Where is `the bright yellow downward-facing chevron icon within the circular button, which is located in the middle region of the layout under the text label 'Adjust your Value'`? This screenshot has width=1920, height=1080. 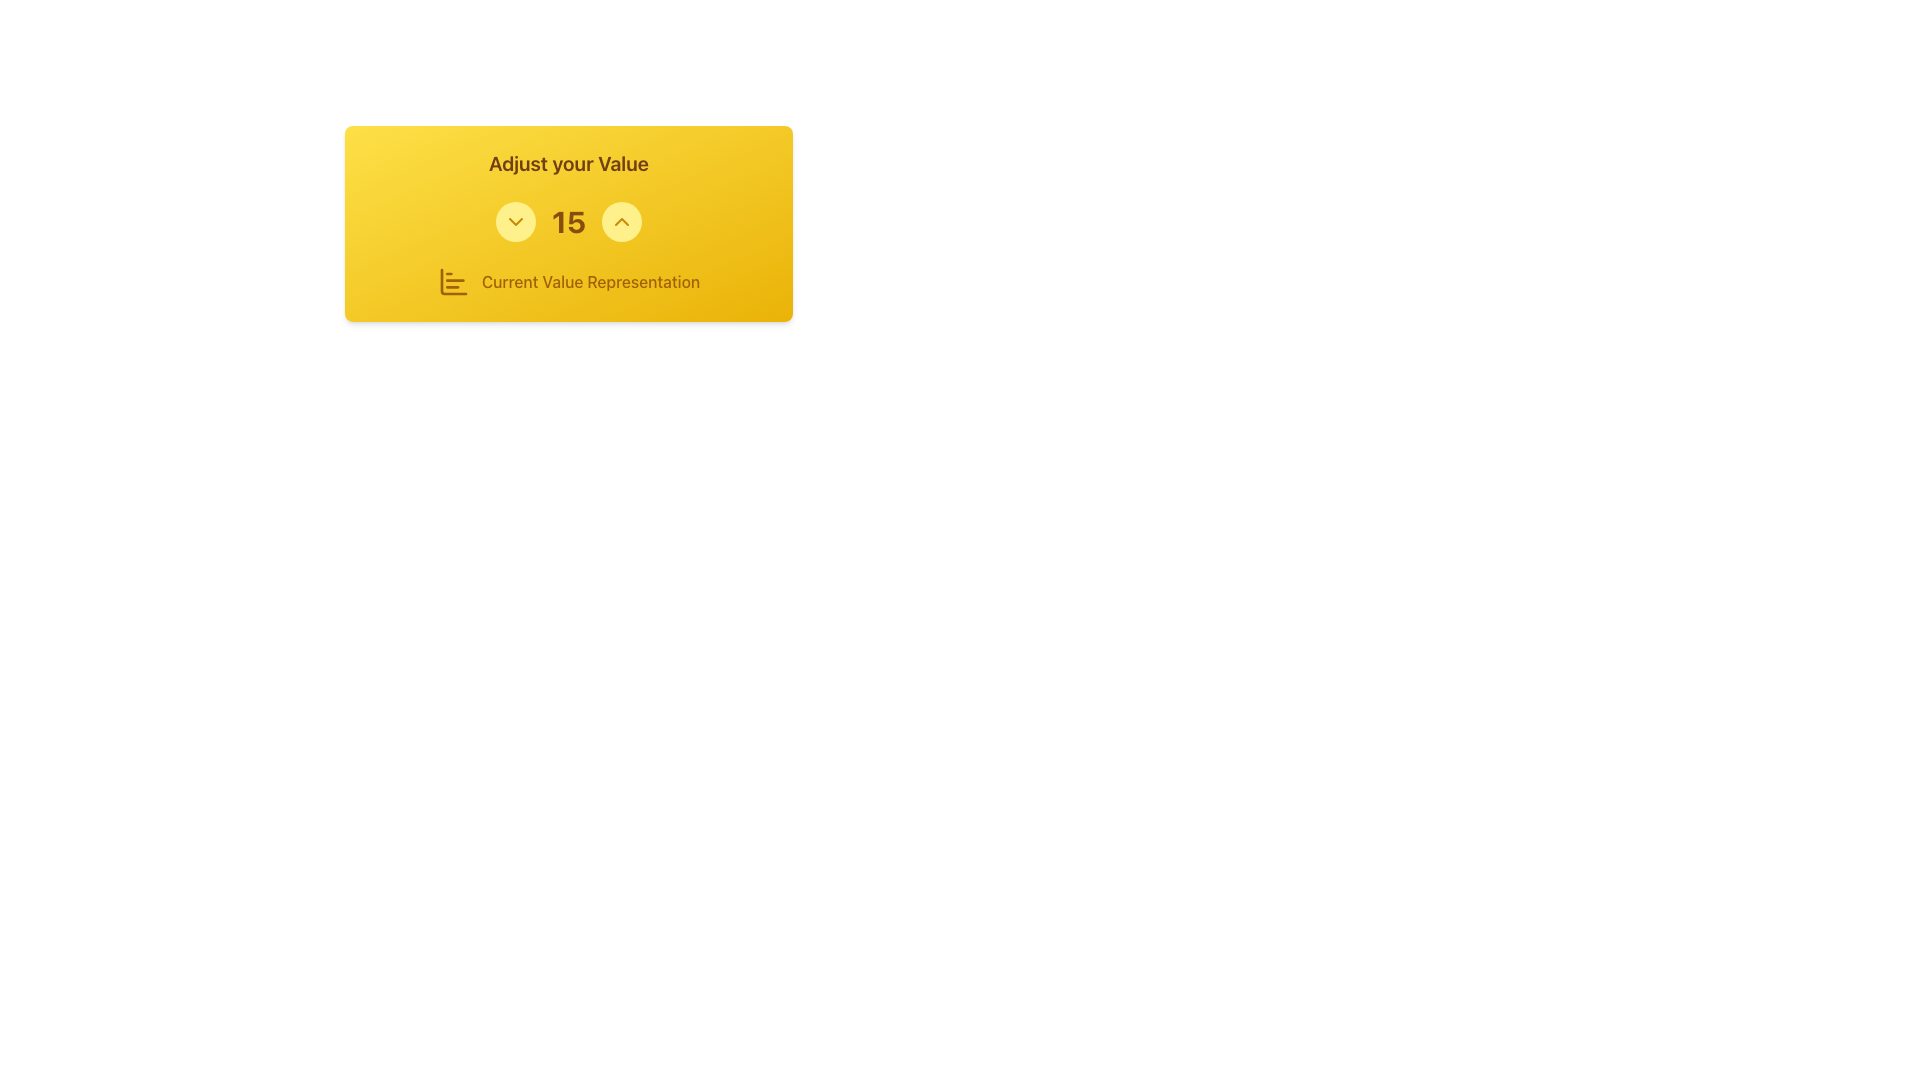 the bright yellow downward-facing chevron icon within the circular button, which is located in the middle region of the layout under the text label 'Adjust your Value' is located at coordinates (516, 222).